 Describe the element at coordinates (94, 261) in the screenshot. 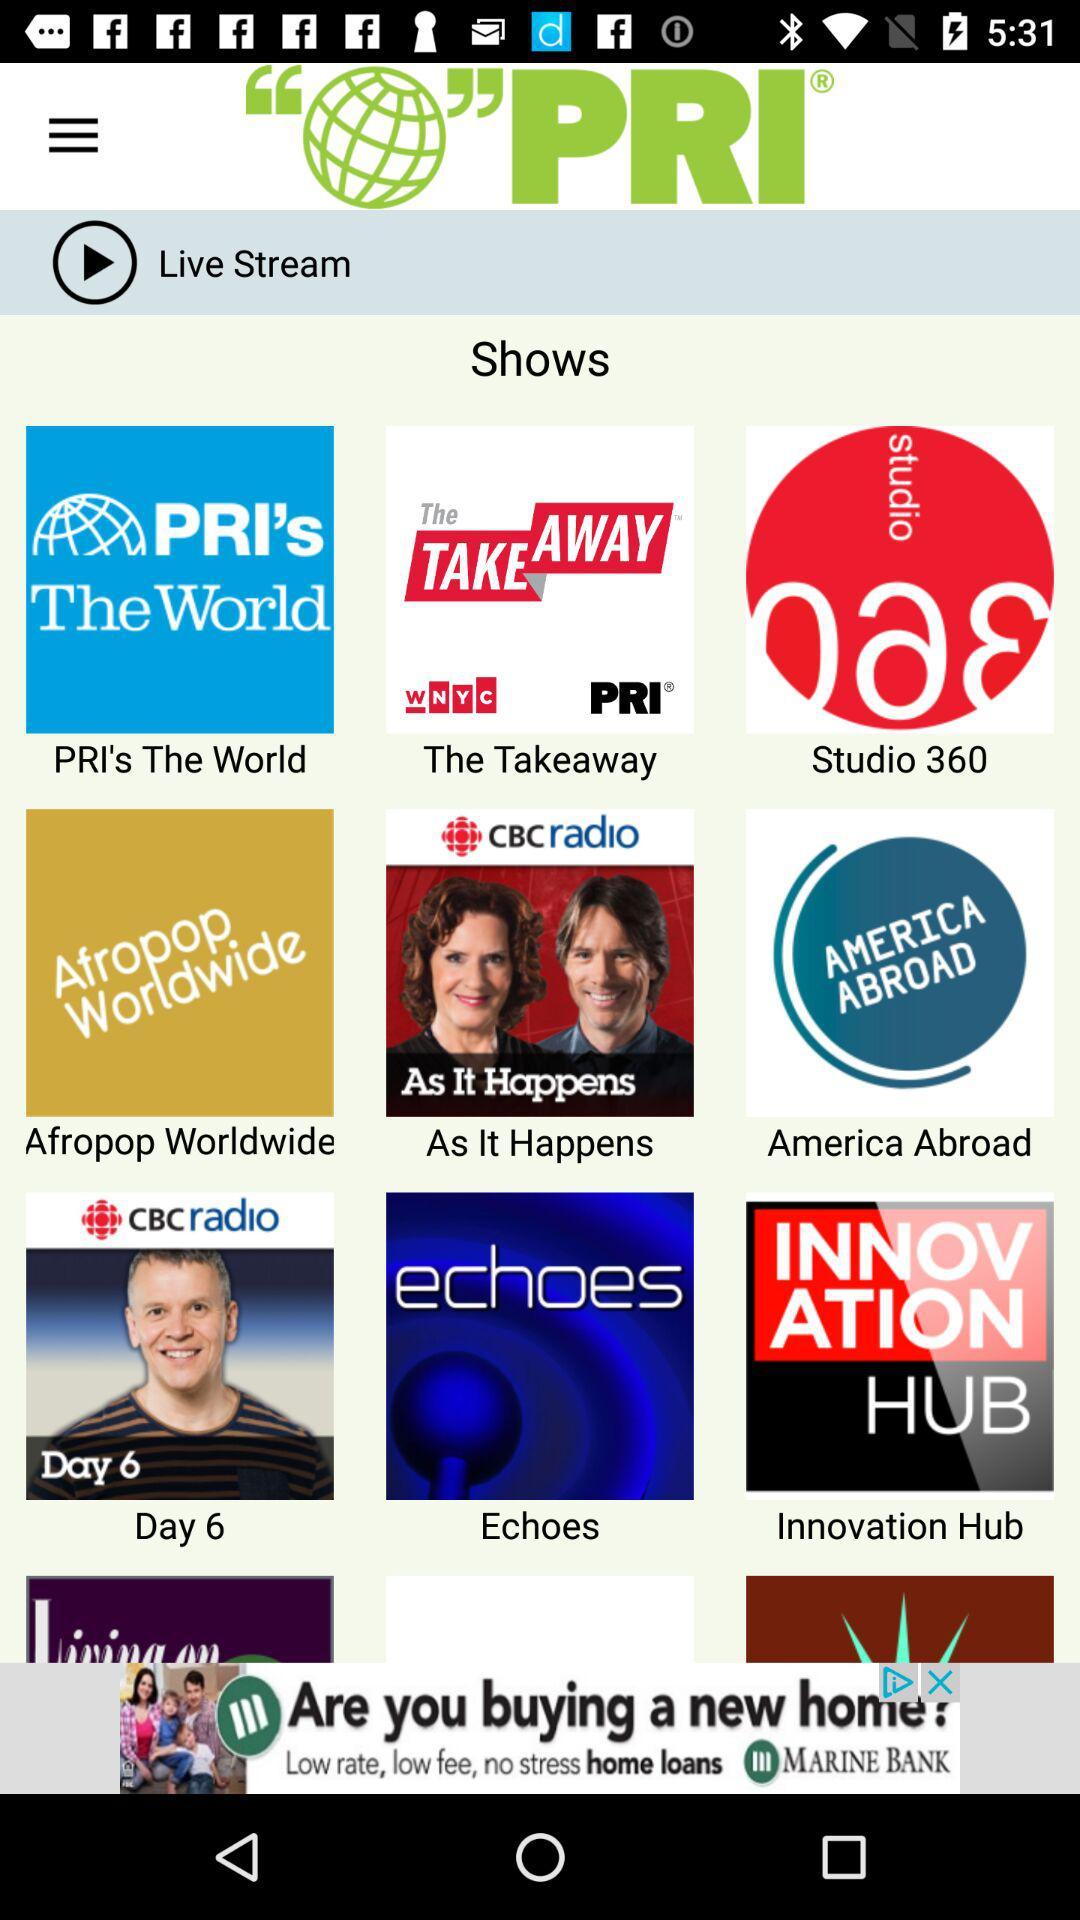

I see `the play icon` at that location.